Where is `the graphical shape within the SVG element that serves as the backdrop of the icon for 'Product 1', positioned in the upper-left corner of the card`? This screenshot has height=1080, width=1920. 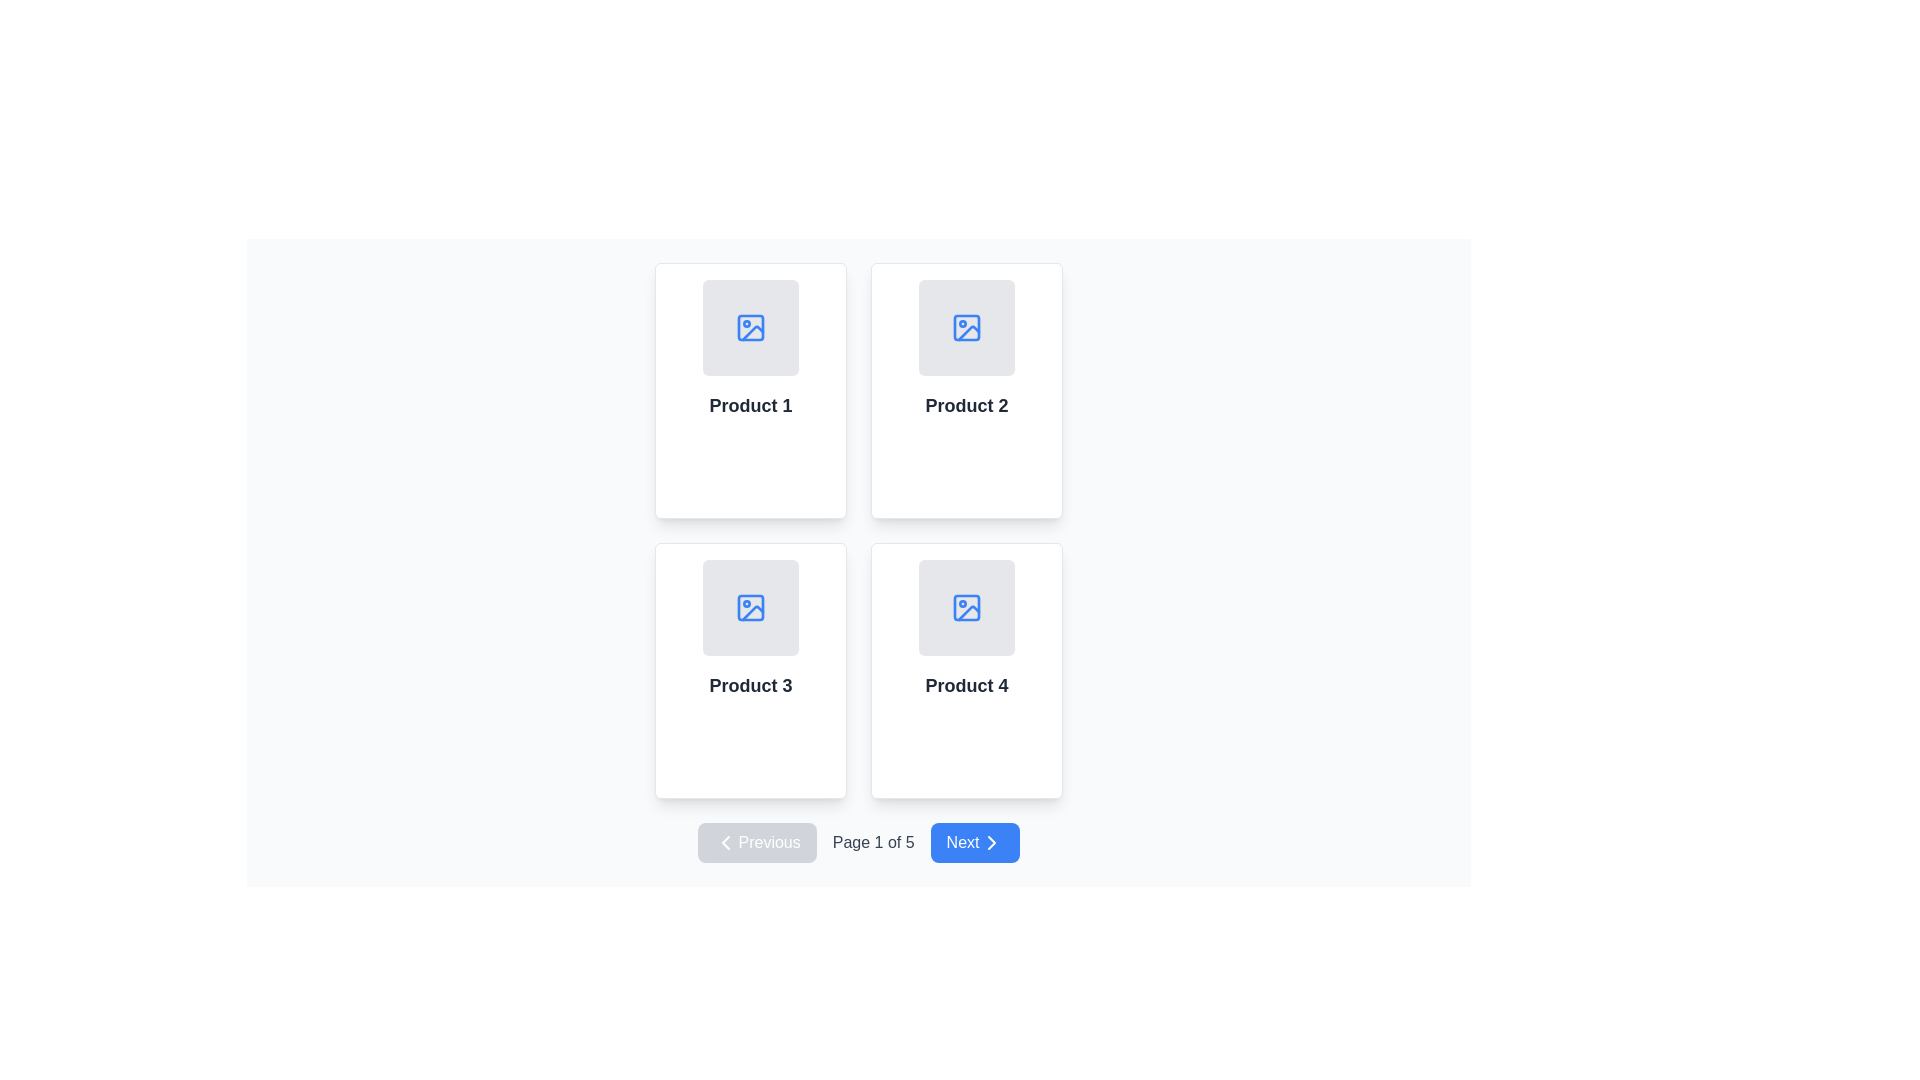 the graphical shape within the SVG element that serves as the backdrop of the icon for 'Product 1', positioned in the upper-left corner of the card is located at coordinates (749, 326).